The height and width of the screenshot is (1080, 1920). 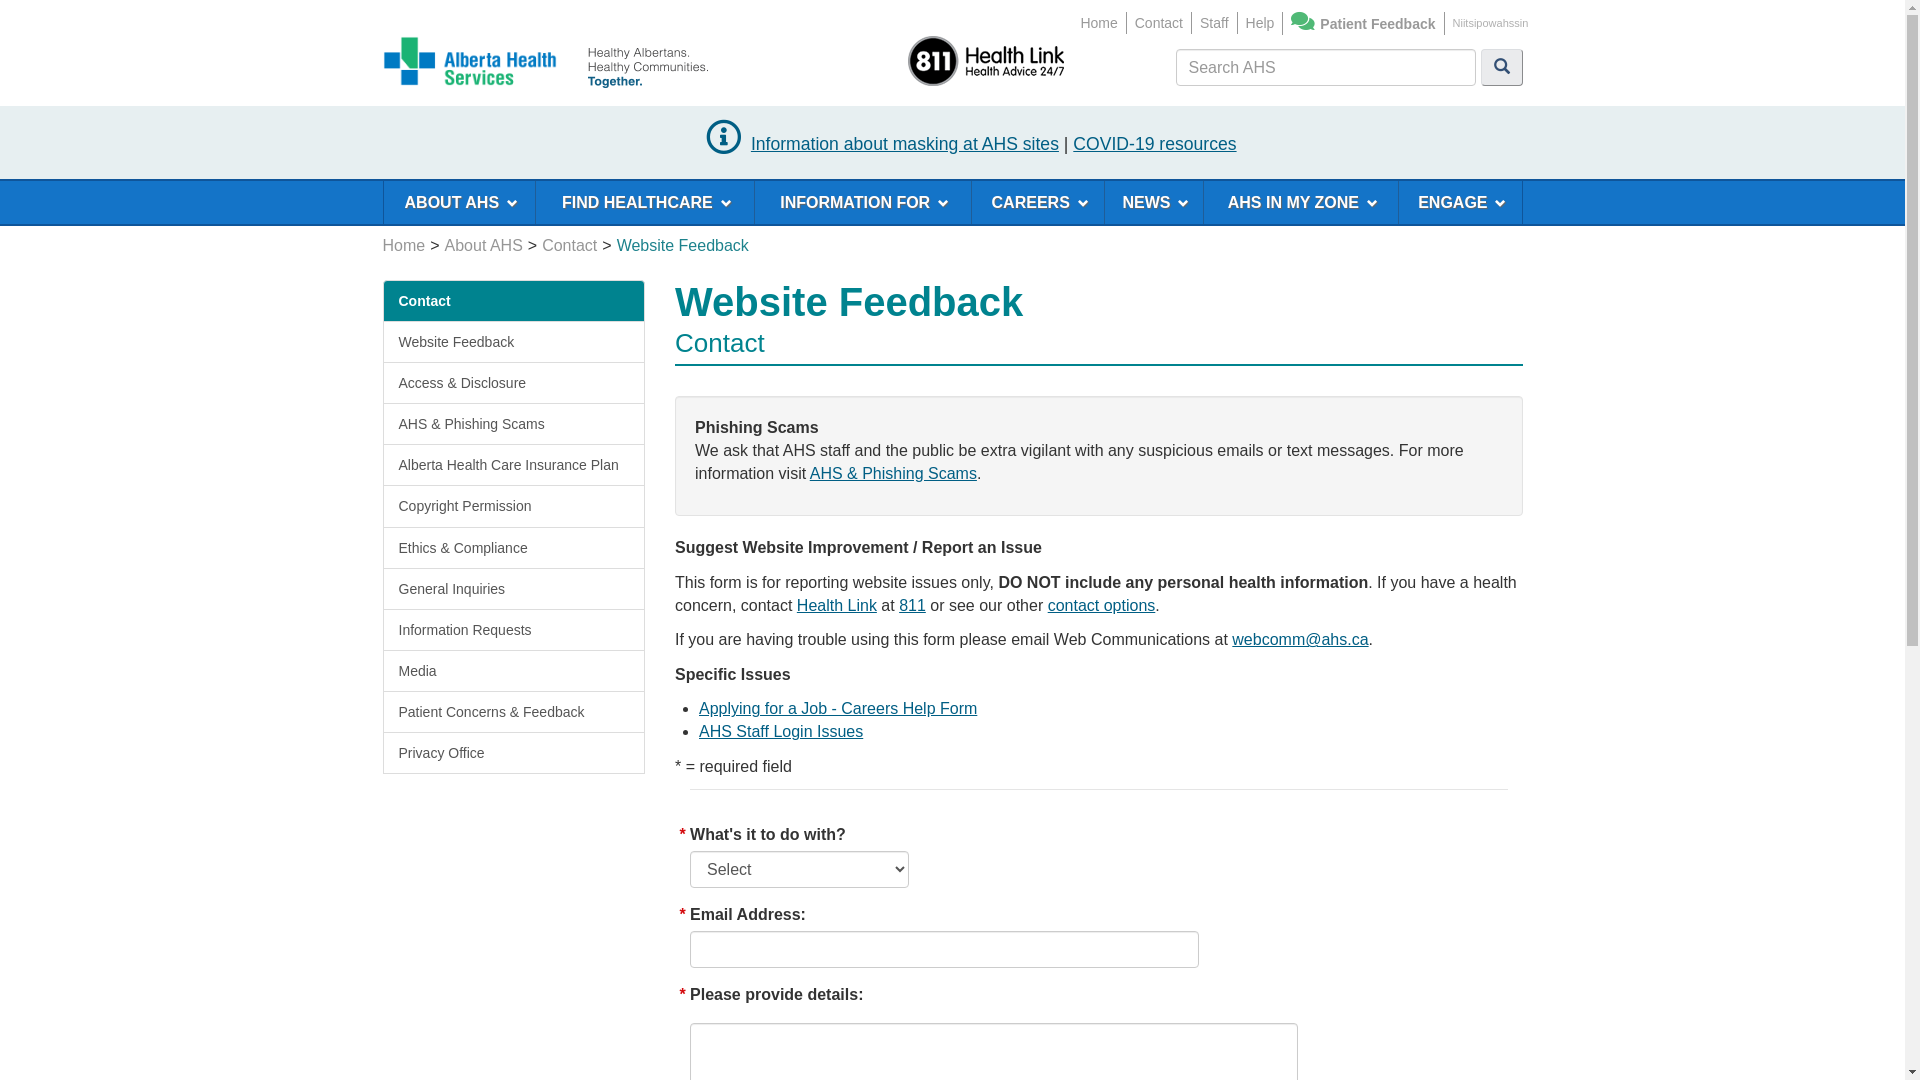 What do you see at coordinates (836, 604) in the screenshot?
I see `'Health Link'` at bounding box center [836, 604].